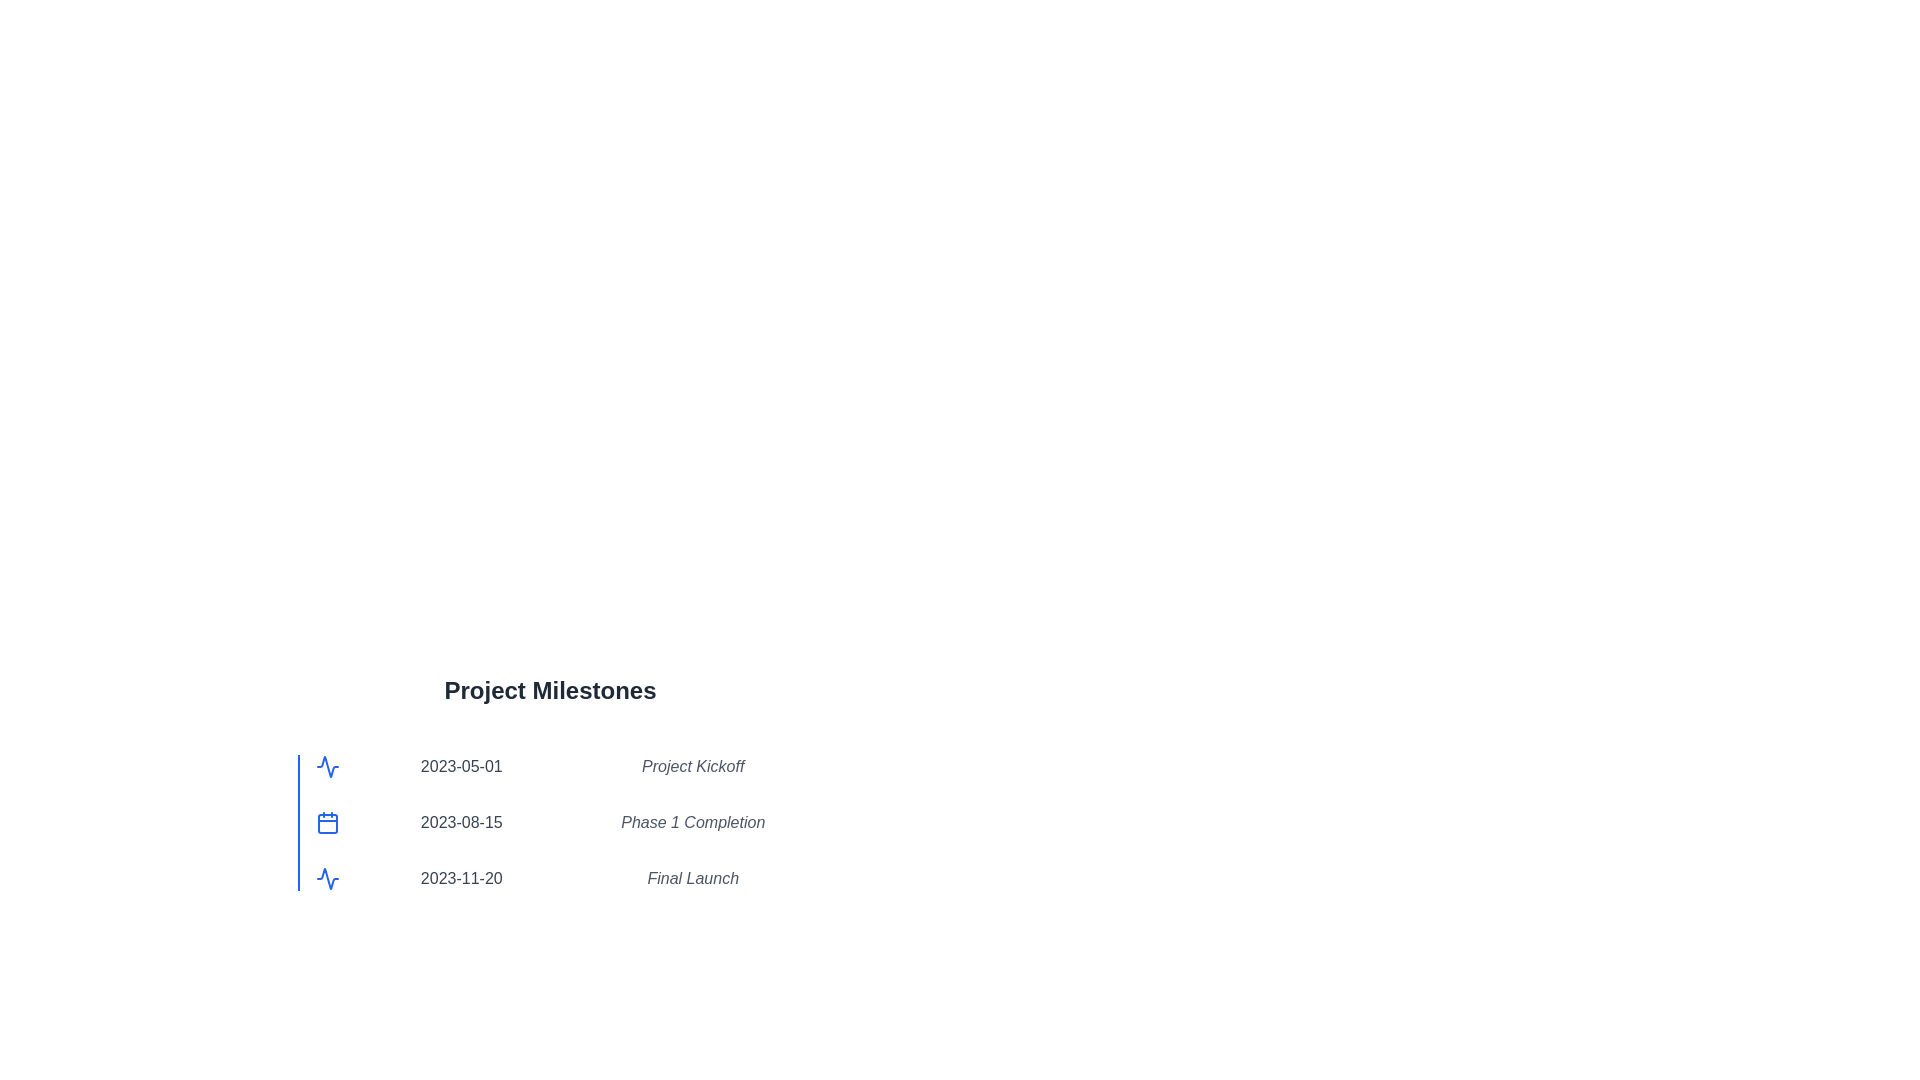  I want to click on the text label that reads 'Final Launch', which is the last item in the vertical list of milestones under the section titled 'Project Milestones', so click(693, 878).